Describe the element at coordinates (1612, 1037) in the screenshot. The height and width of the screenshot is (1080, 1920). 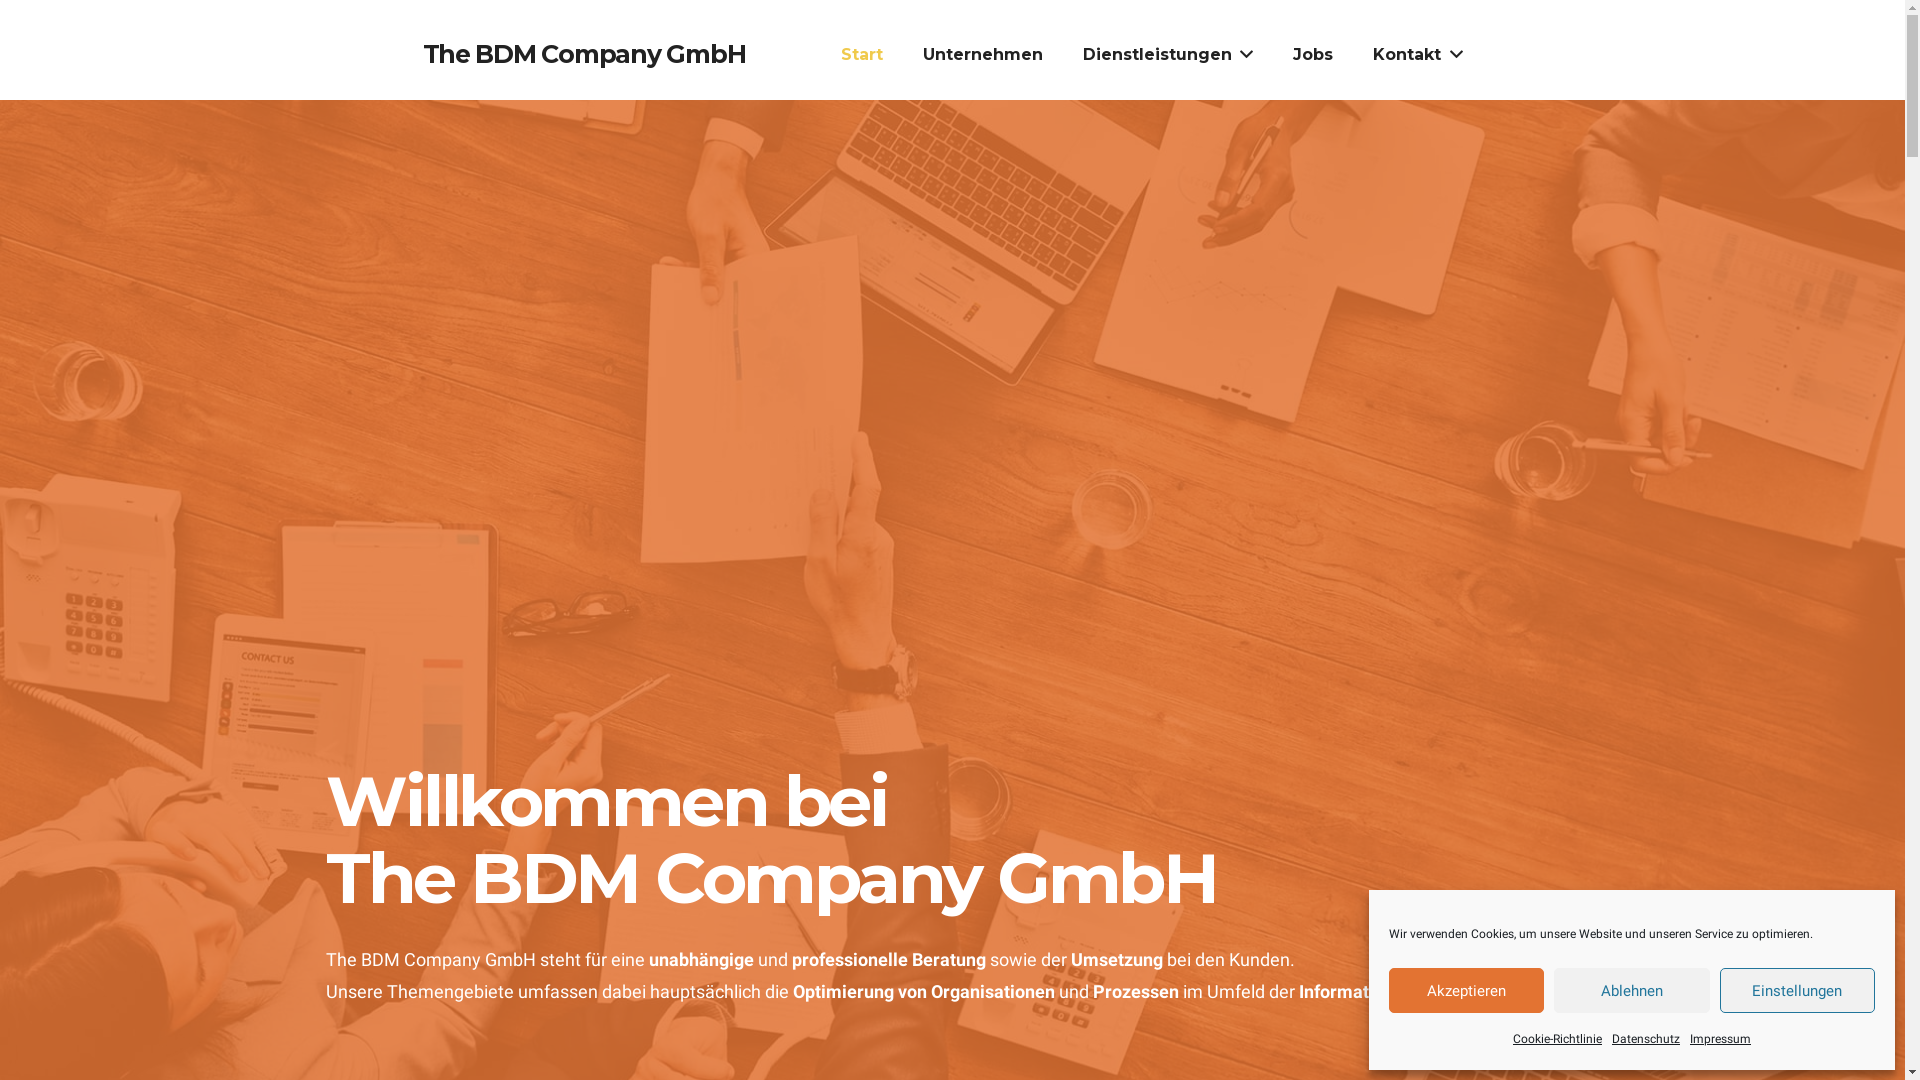
I see `'Datenschutz'` at that location.